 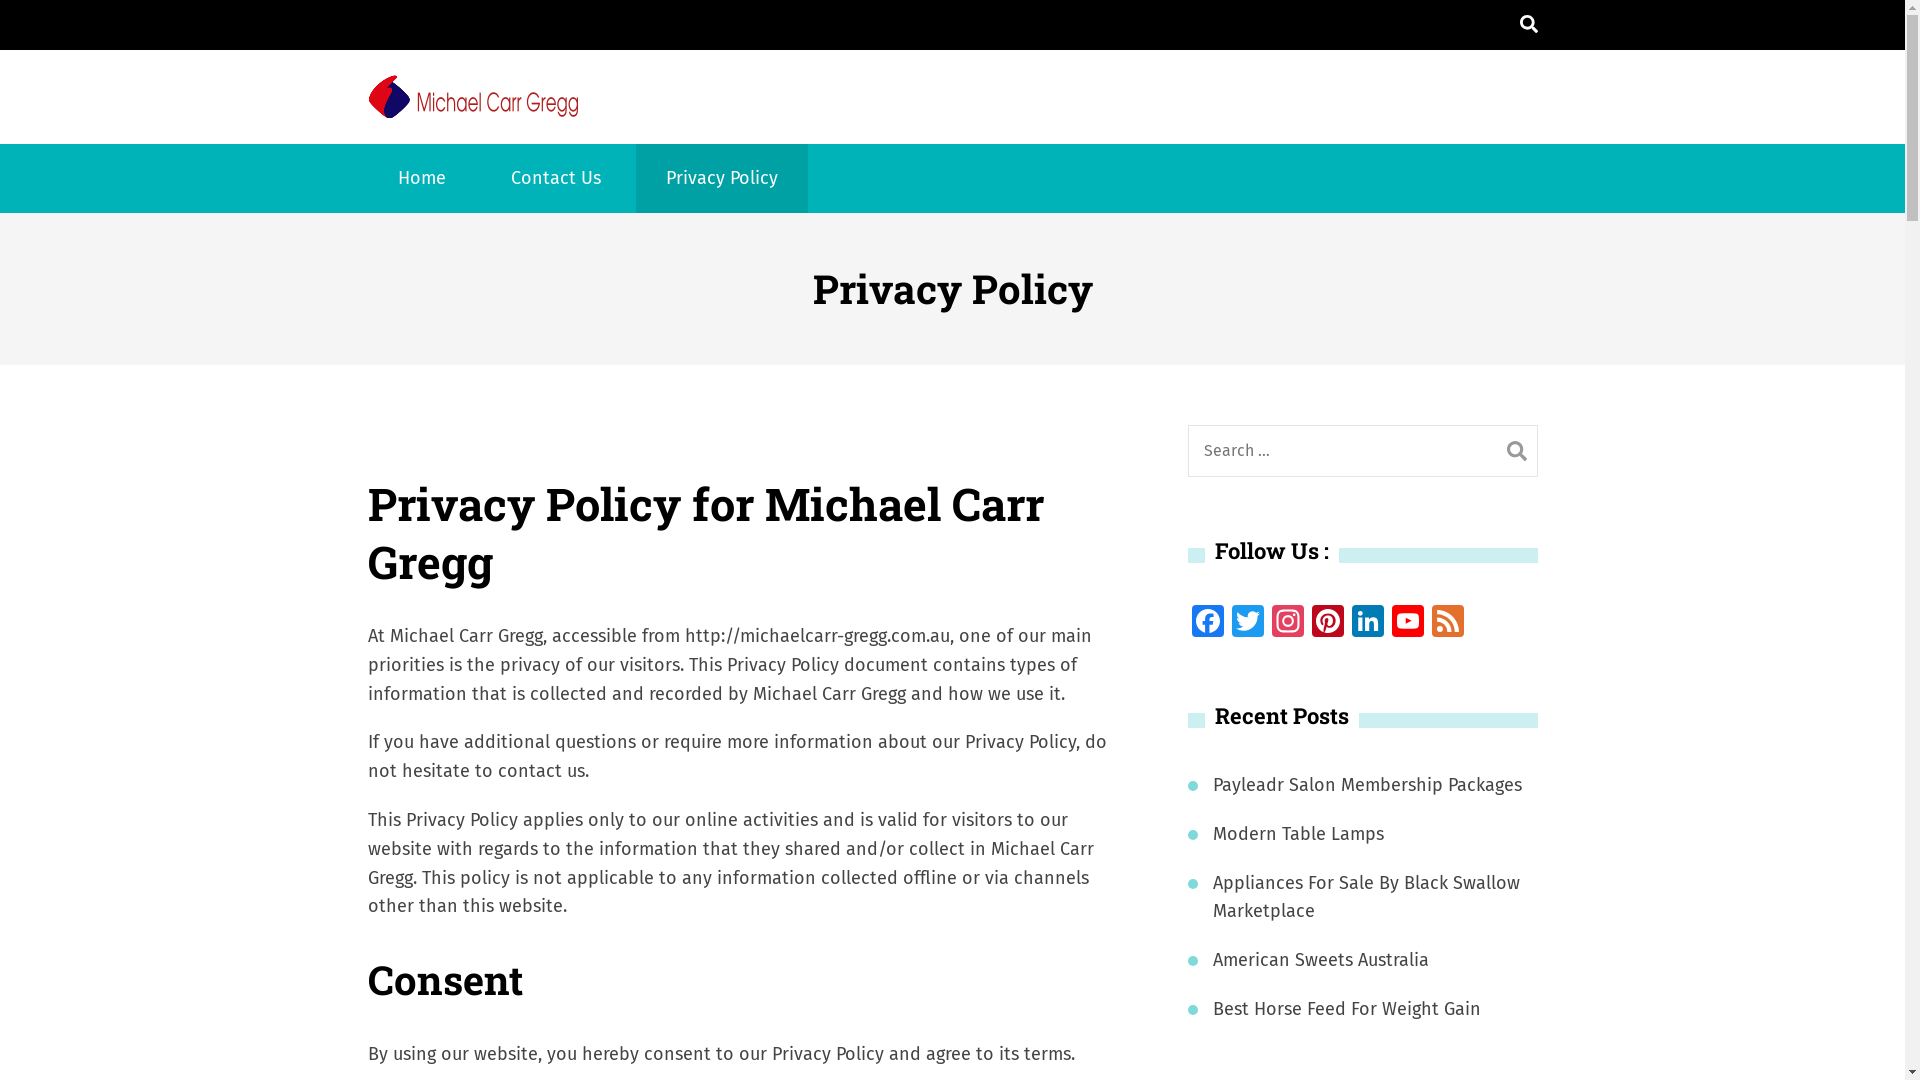 I want to click on 'Home', so click(x=421, y=177).